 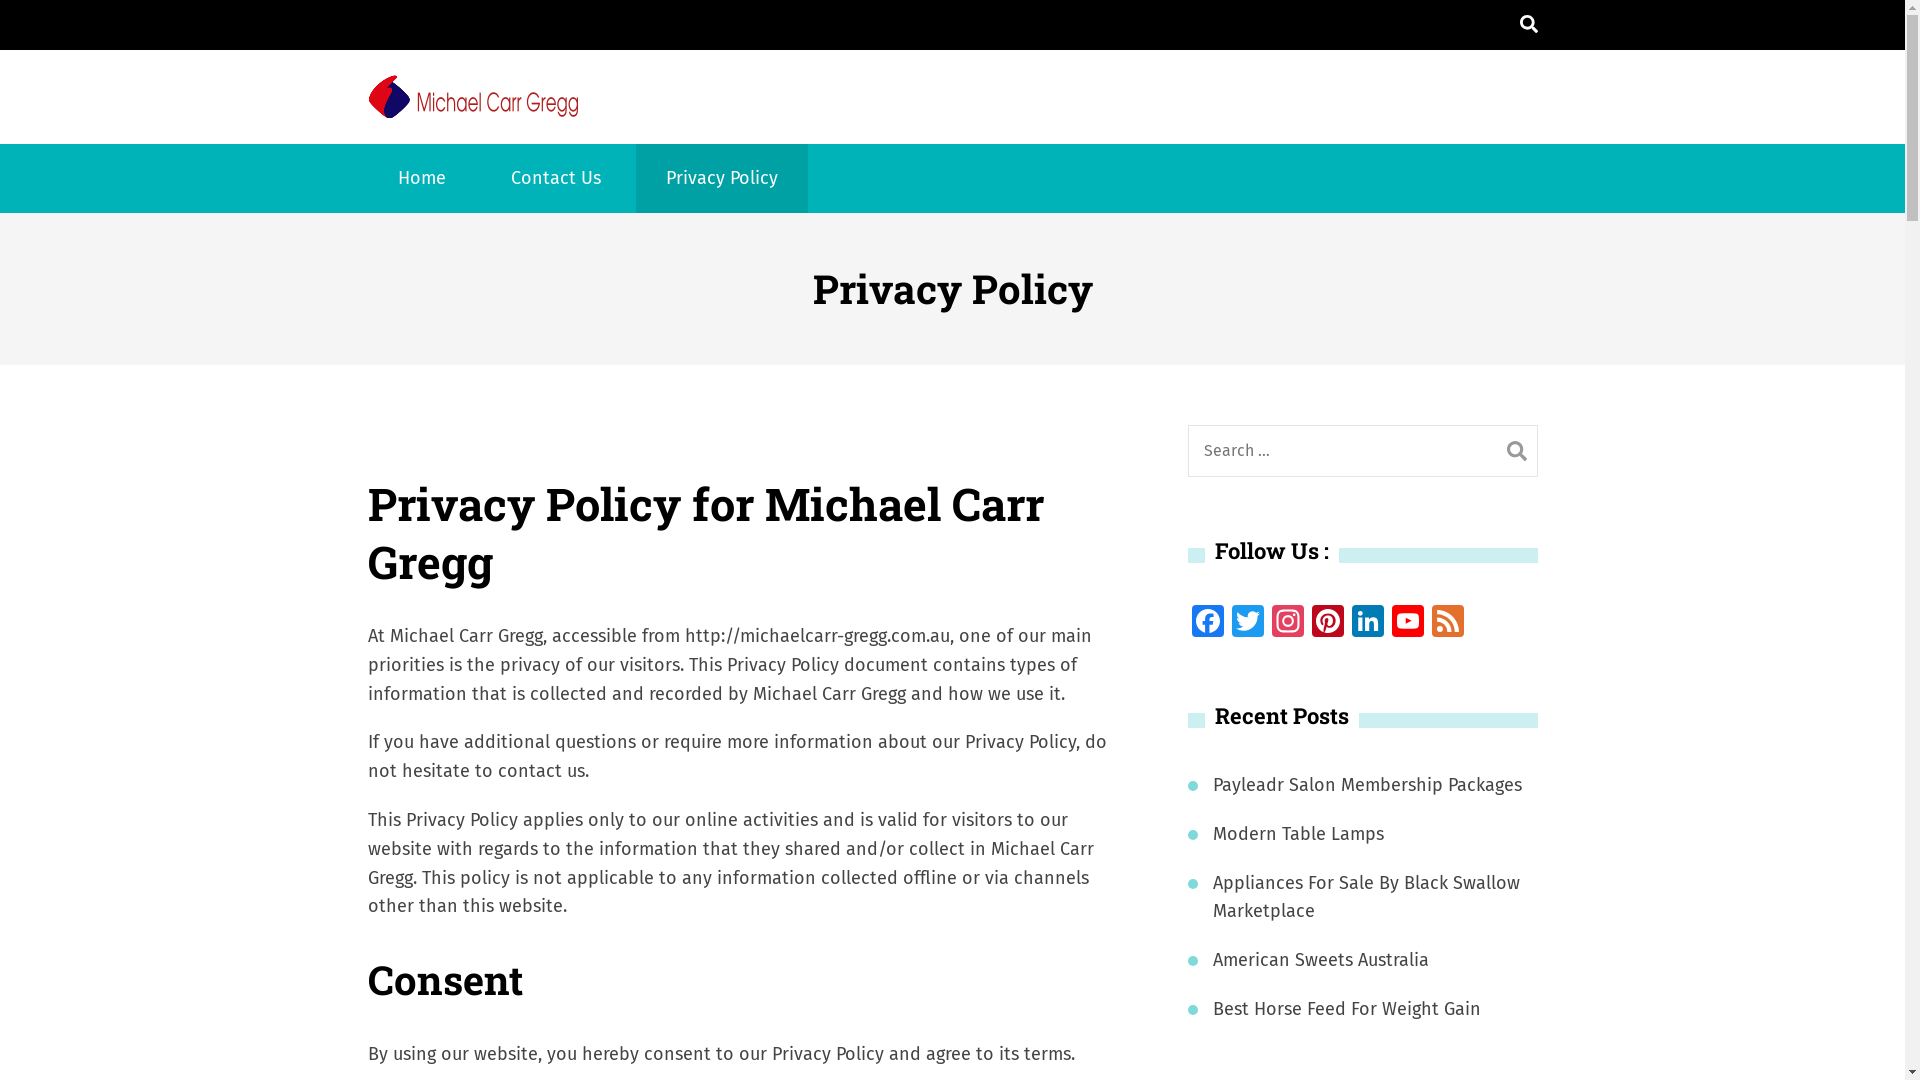 I want to click on 'Home', so click(x=421, y=177).